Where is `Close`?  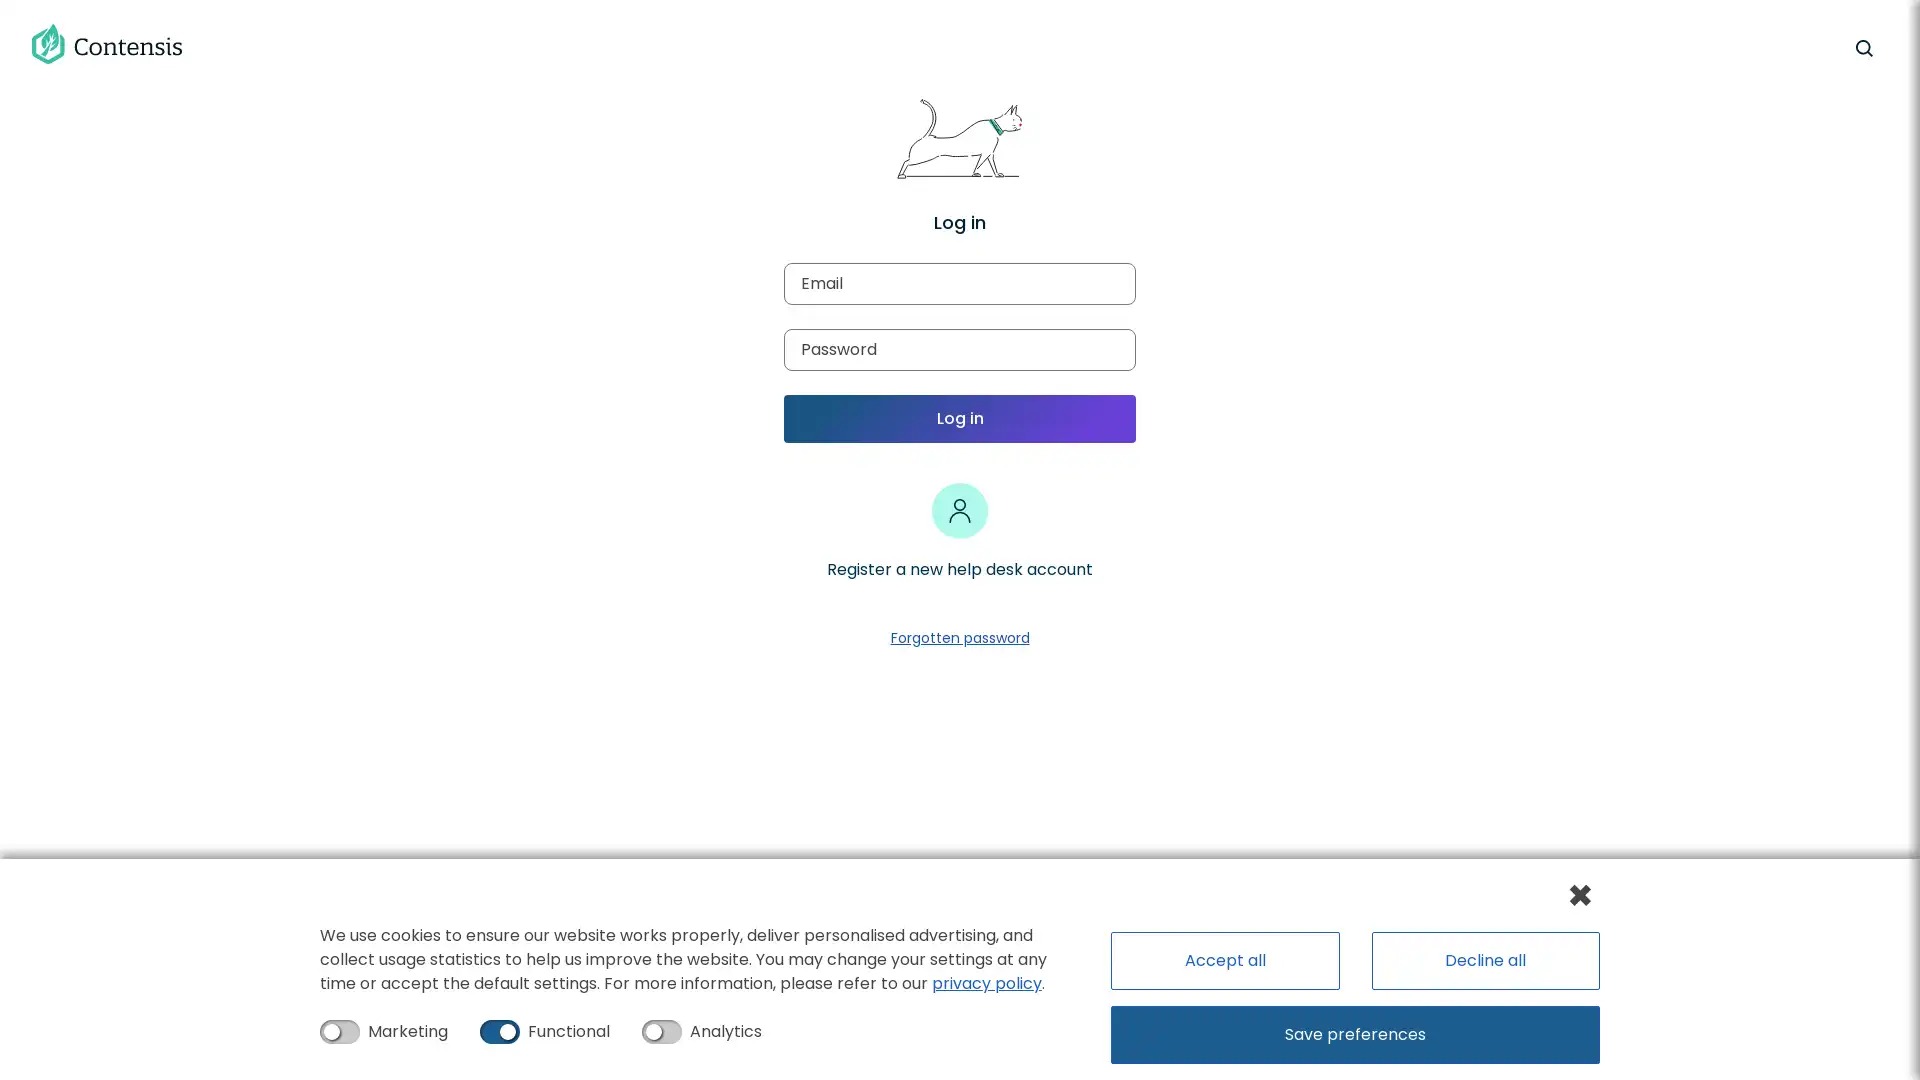
Close is located at coordinates (1578, 893).